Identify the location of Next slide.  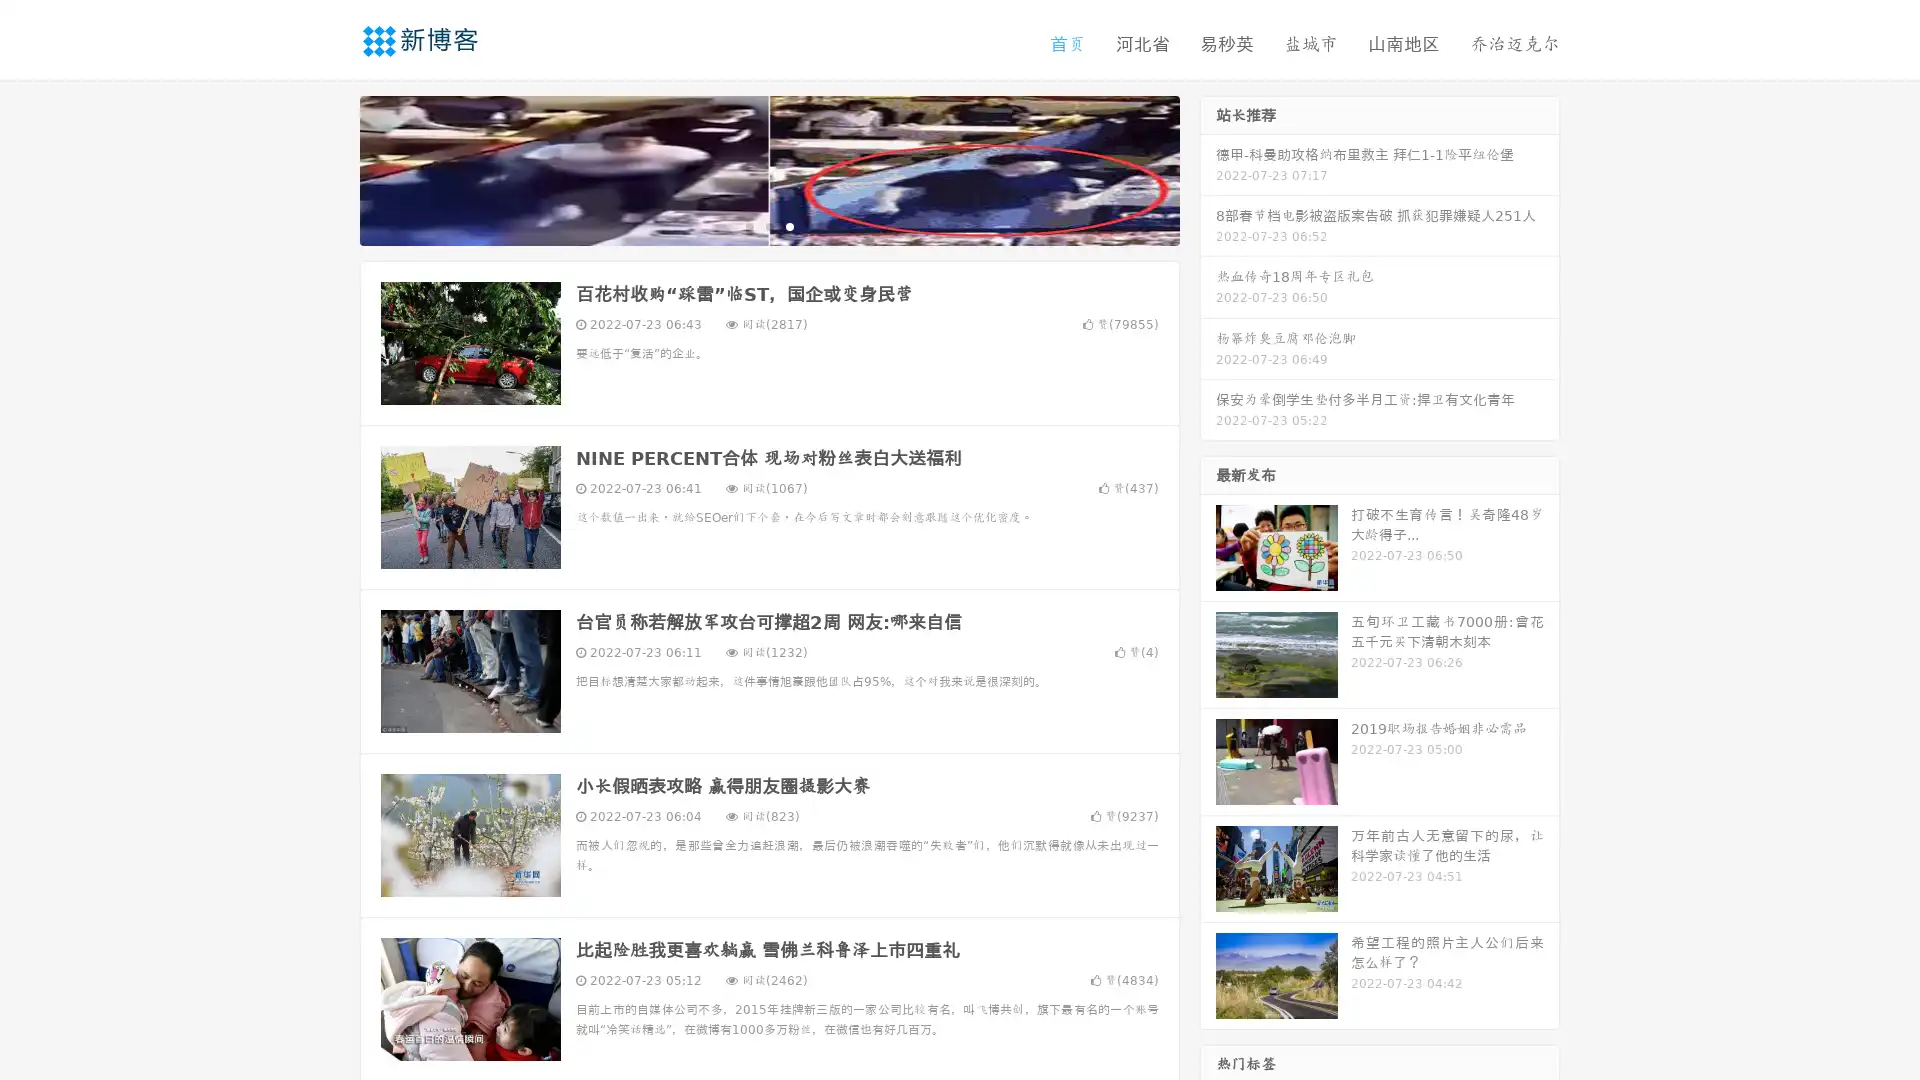
(1208, 168).